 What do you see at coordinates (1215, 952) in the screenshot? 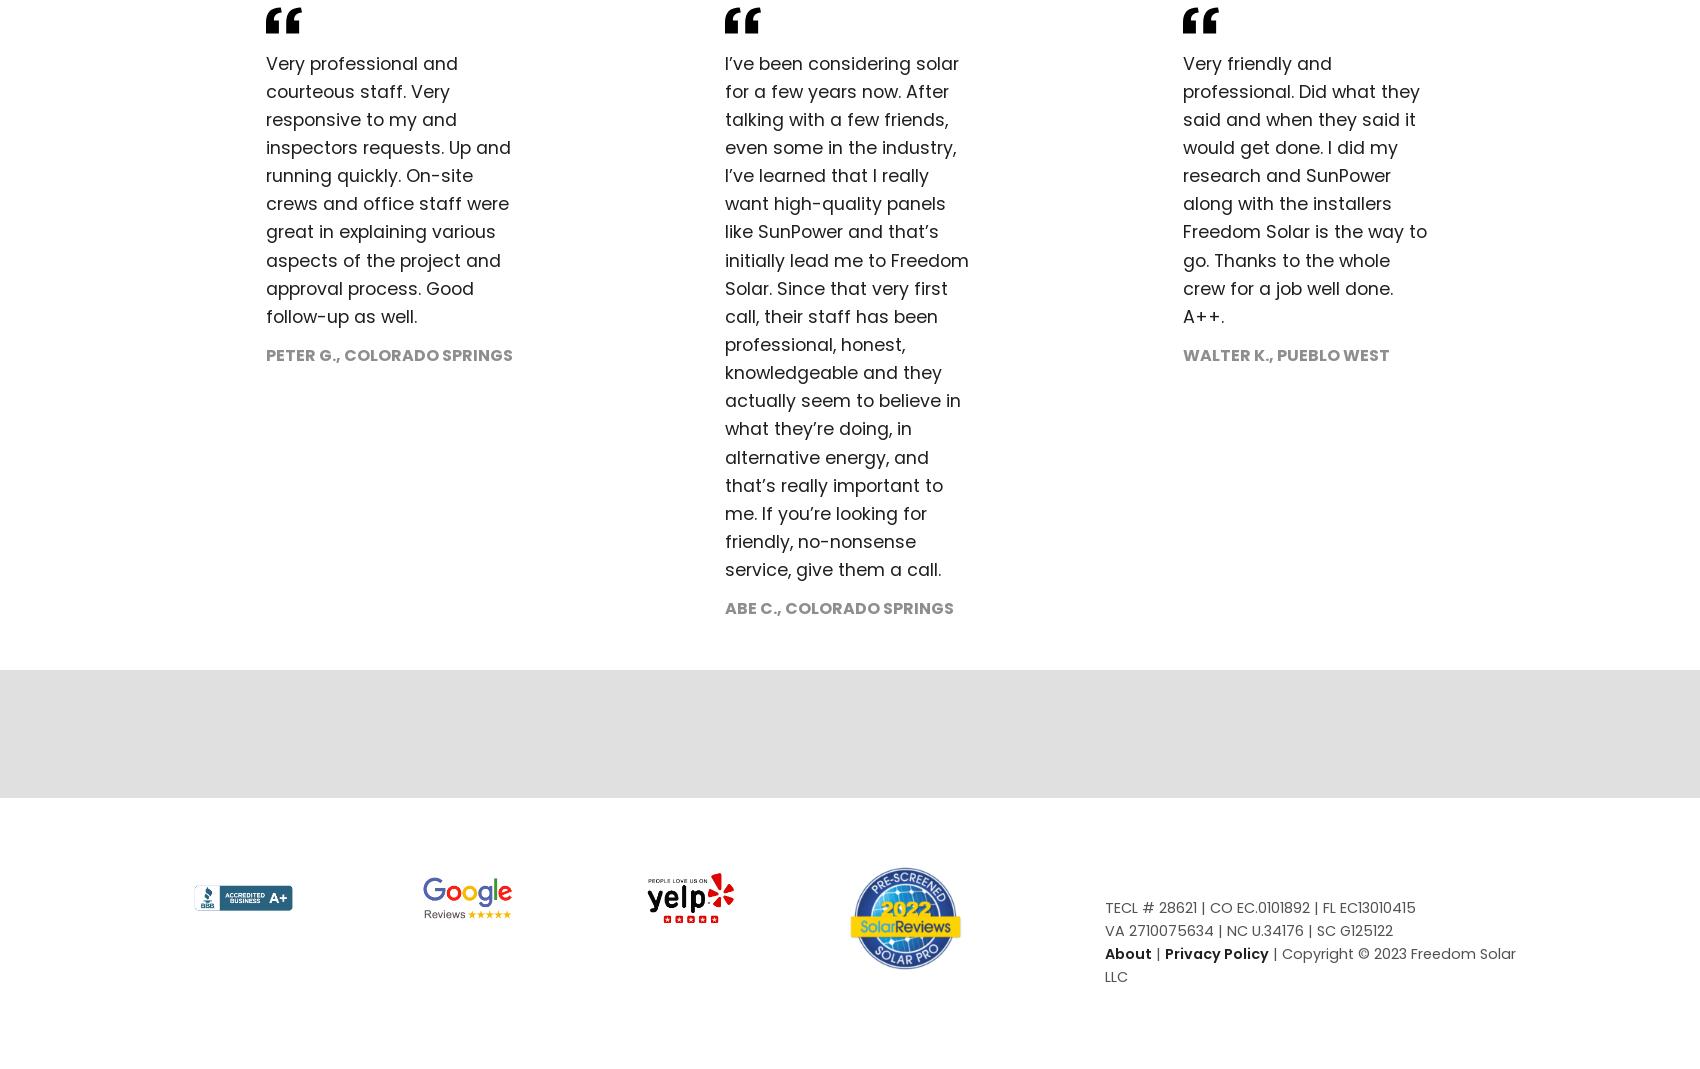
I see `'Privacy Policy'` at bounding box center [1215, 952].